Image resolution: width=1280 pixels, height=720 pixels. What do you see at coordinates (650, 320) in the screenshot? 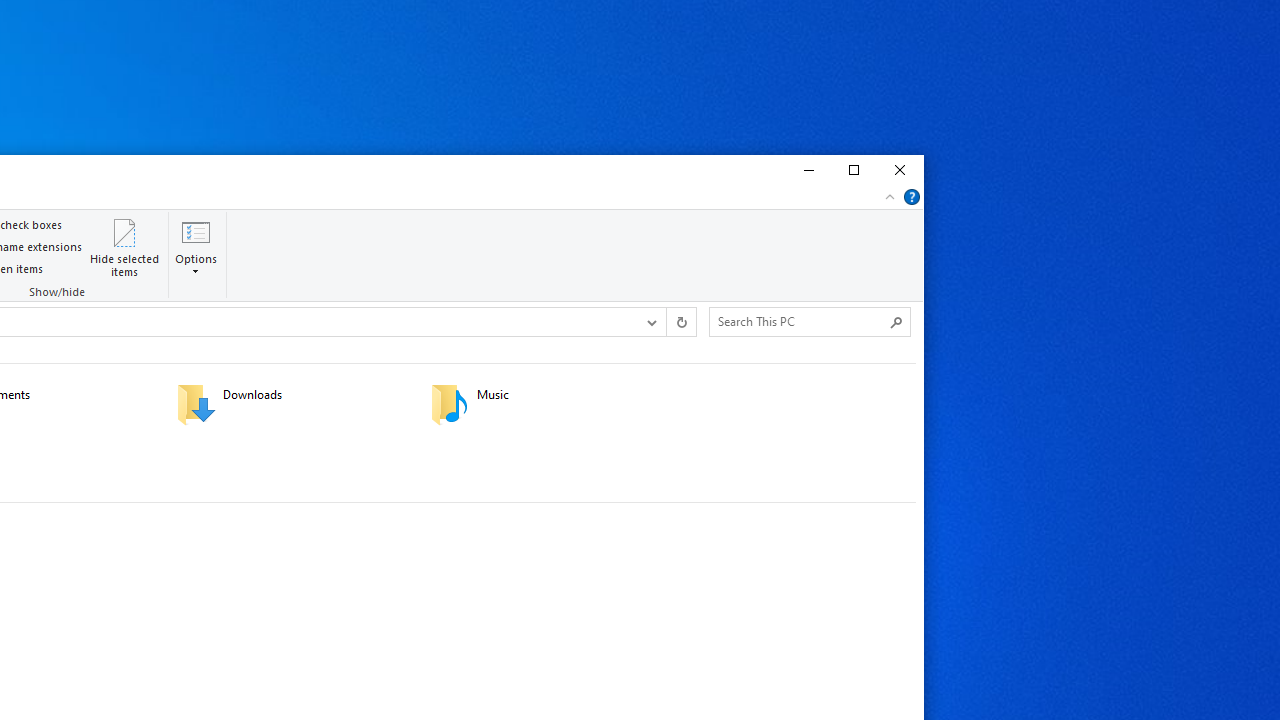
I see `'Previous Locations'` at bounding box center [650, 320].